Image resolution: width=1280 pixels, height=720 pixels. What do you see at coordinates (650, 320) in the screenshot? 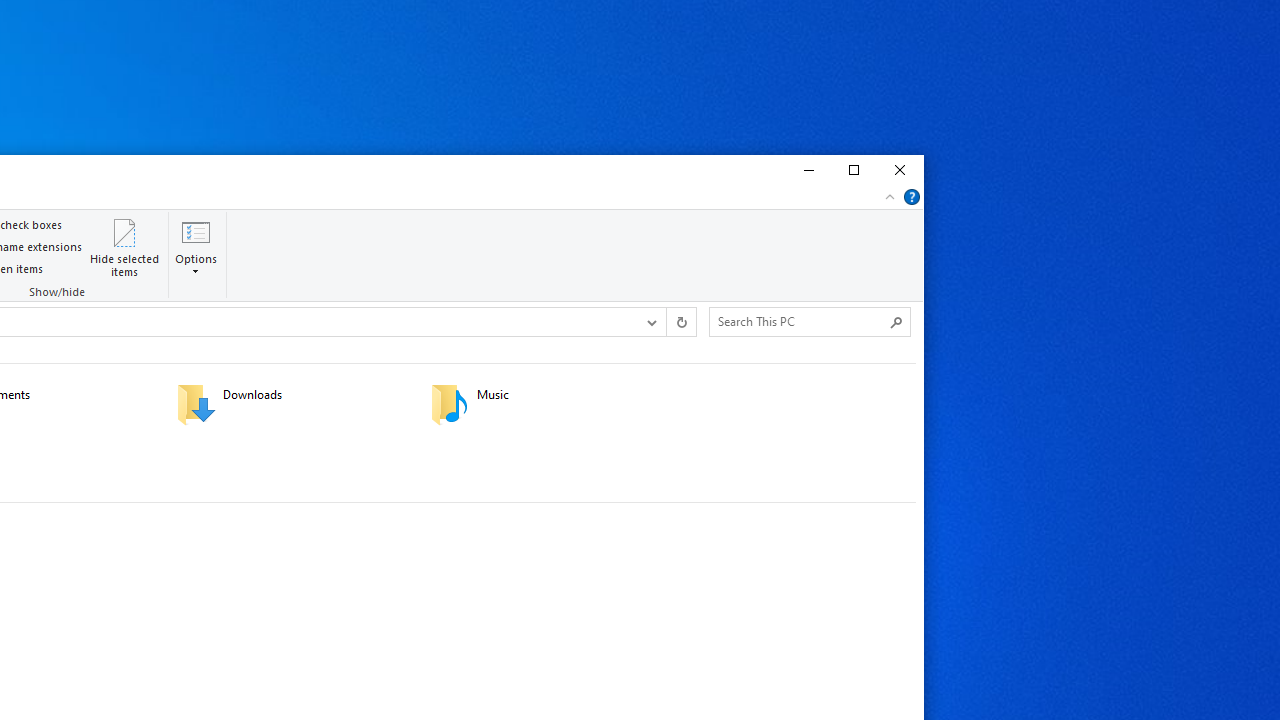
I see `'Previous Locations'` at bounding box center [650, 320].